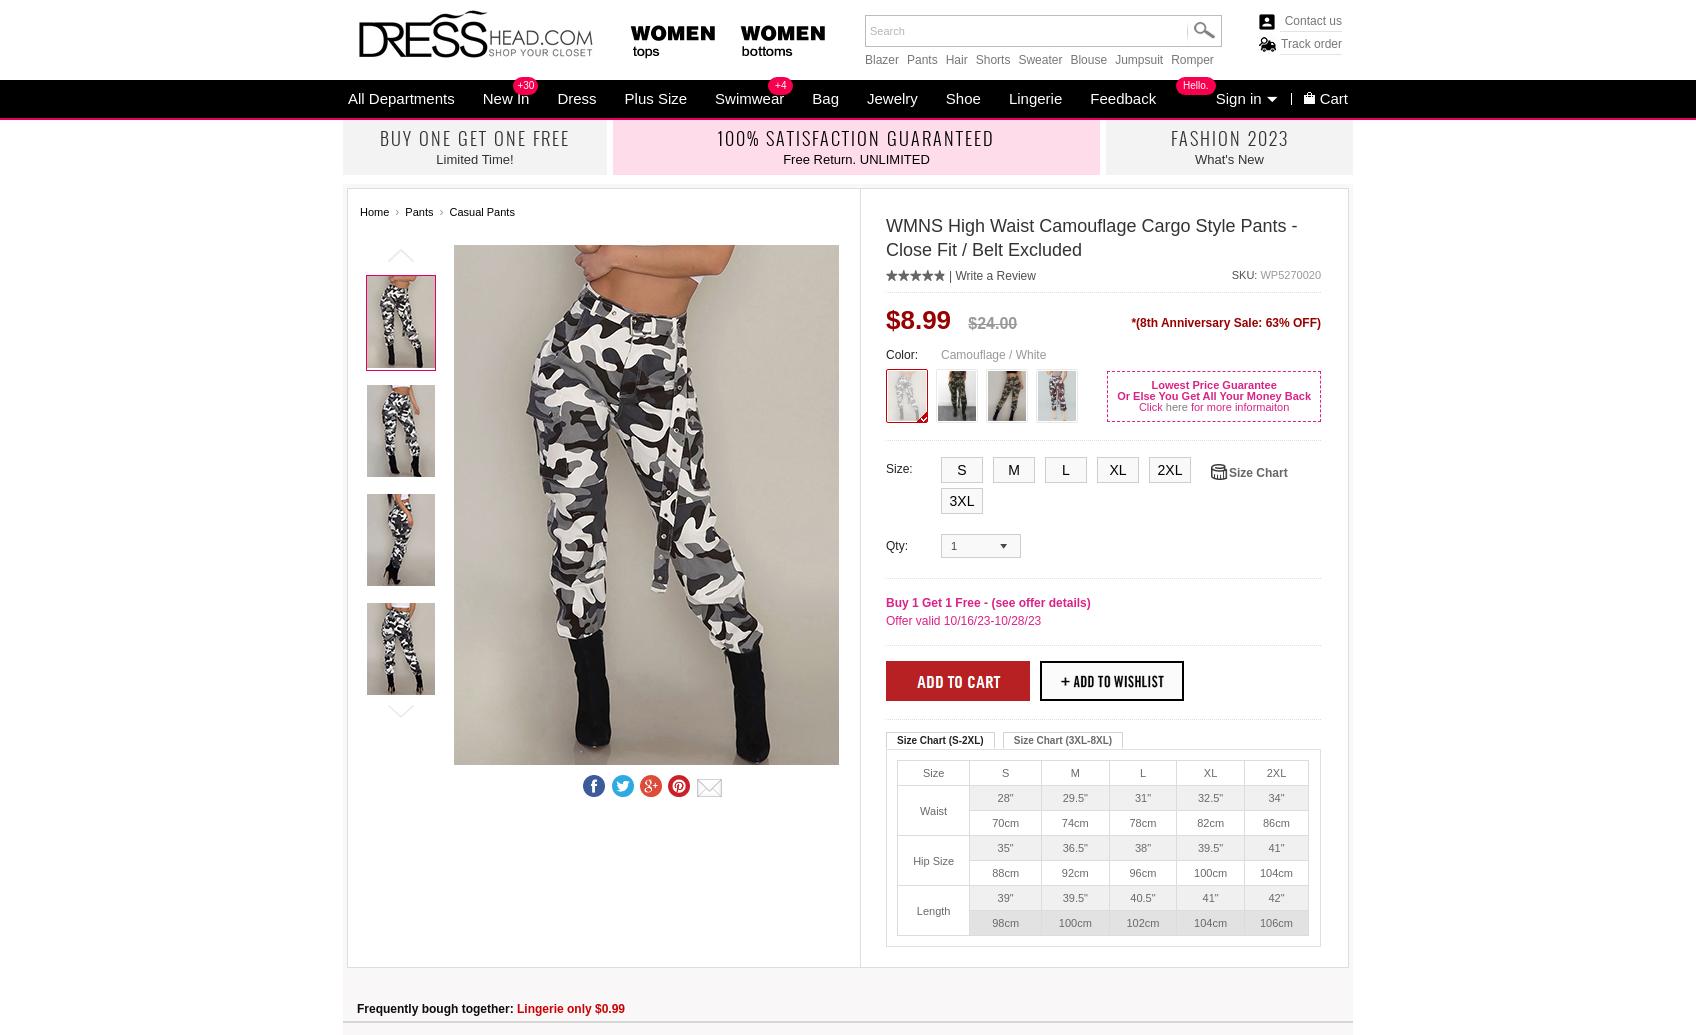 The width and height of the screenshot is (1696, 1035). What do you see at coordinates (991, 922) in the screenshot?
I see `'98cm'` at bounding box center [991, 922].